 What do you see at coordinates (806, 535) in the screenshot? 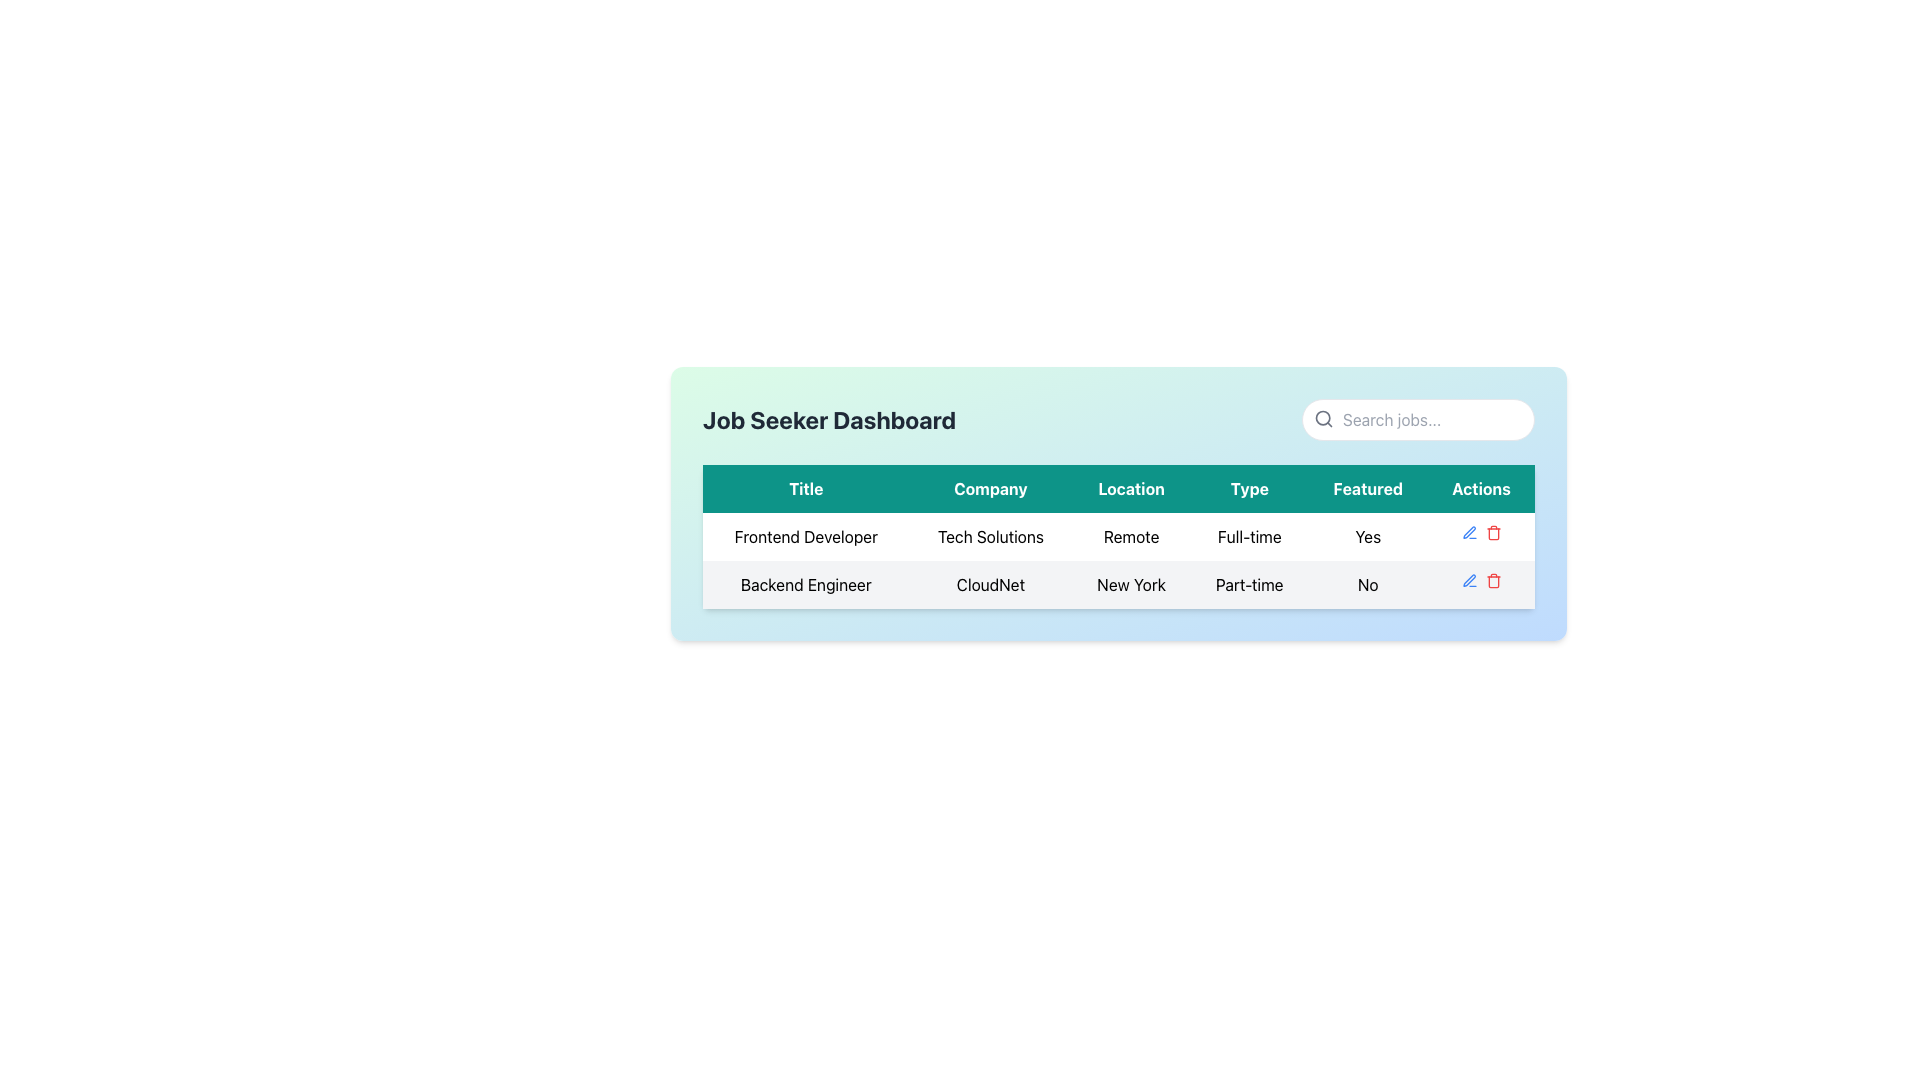
I see `the static text label displaying 'Frontend Developer' in bold black font, located in the first row under the 'Title' column of a table with alternating row colors` at bounding box center [806, 535].